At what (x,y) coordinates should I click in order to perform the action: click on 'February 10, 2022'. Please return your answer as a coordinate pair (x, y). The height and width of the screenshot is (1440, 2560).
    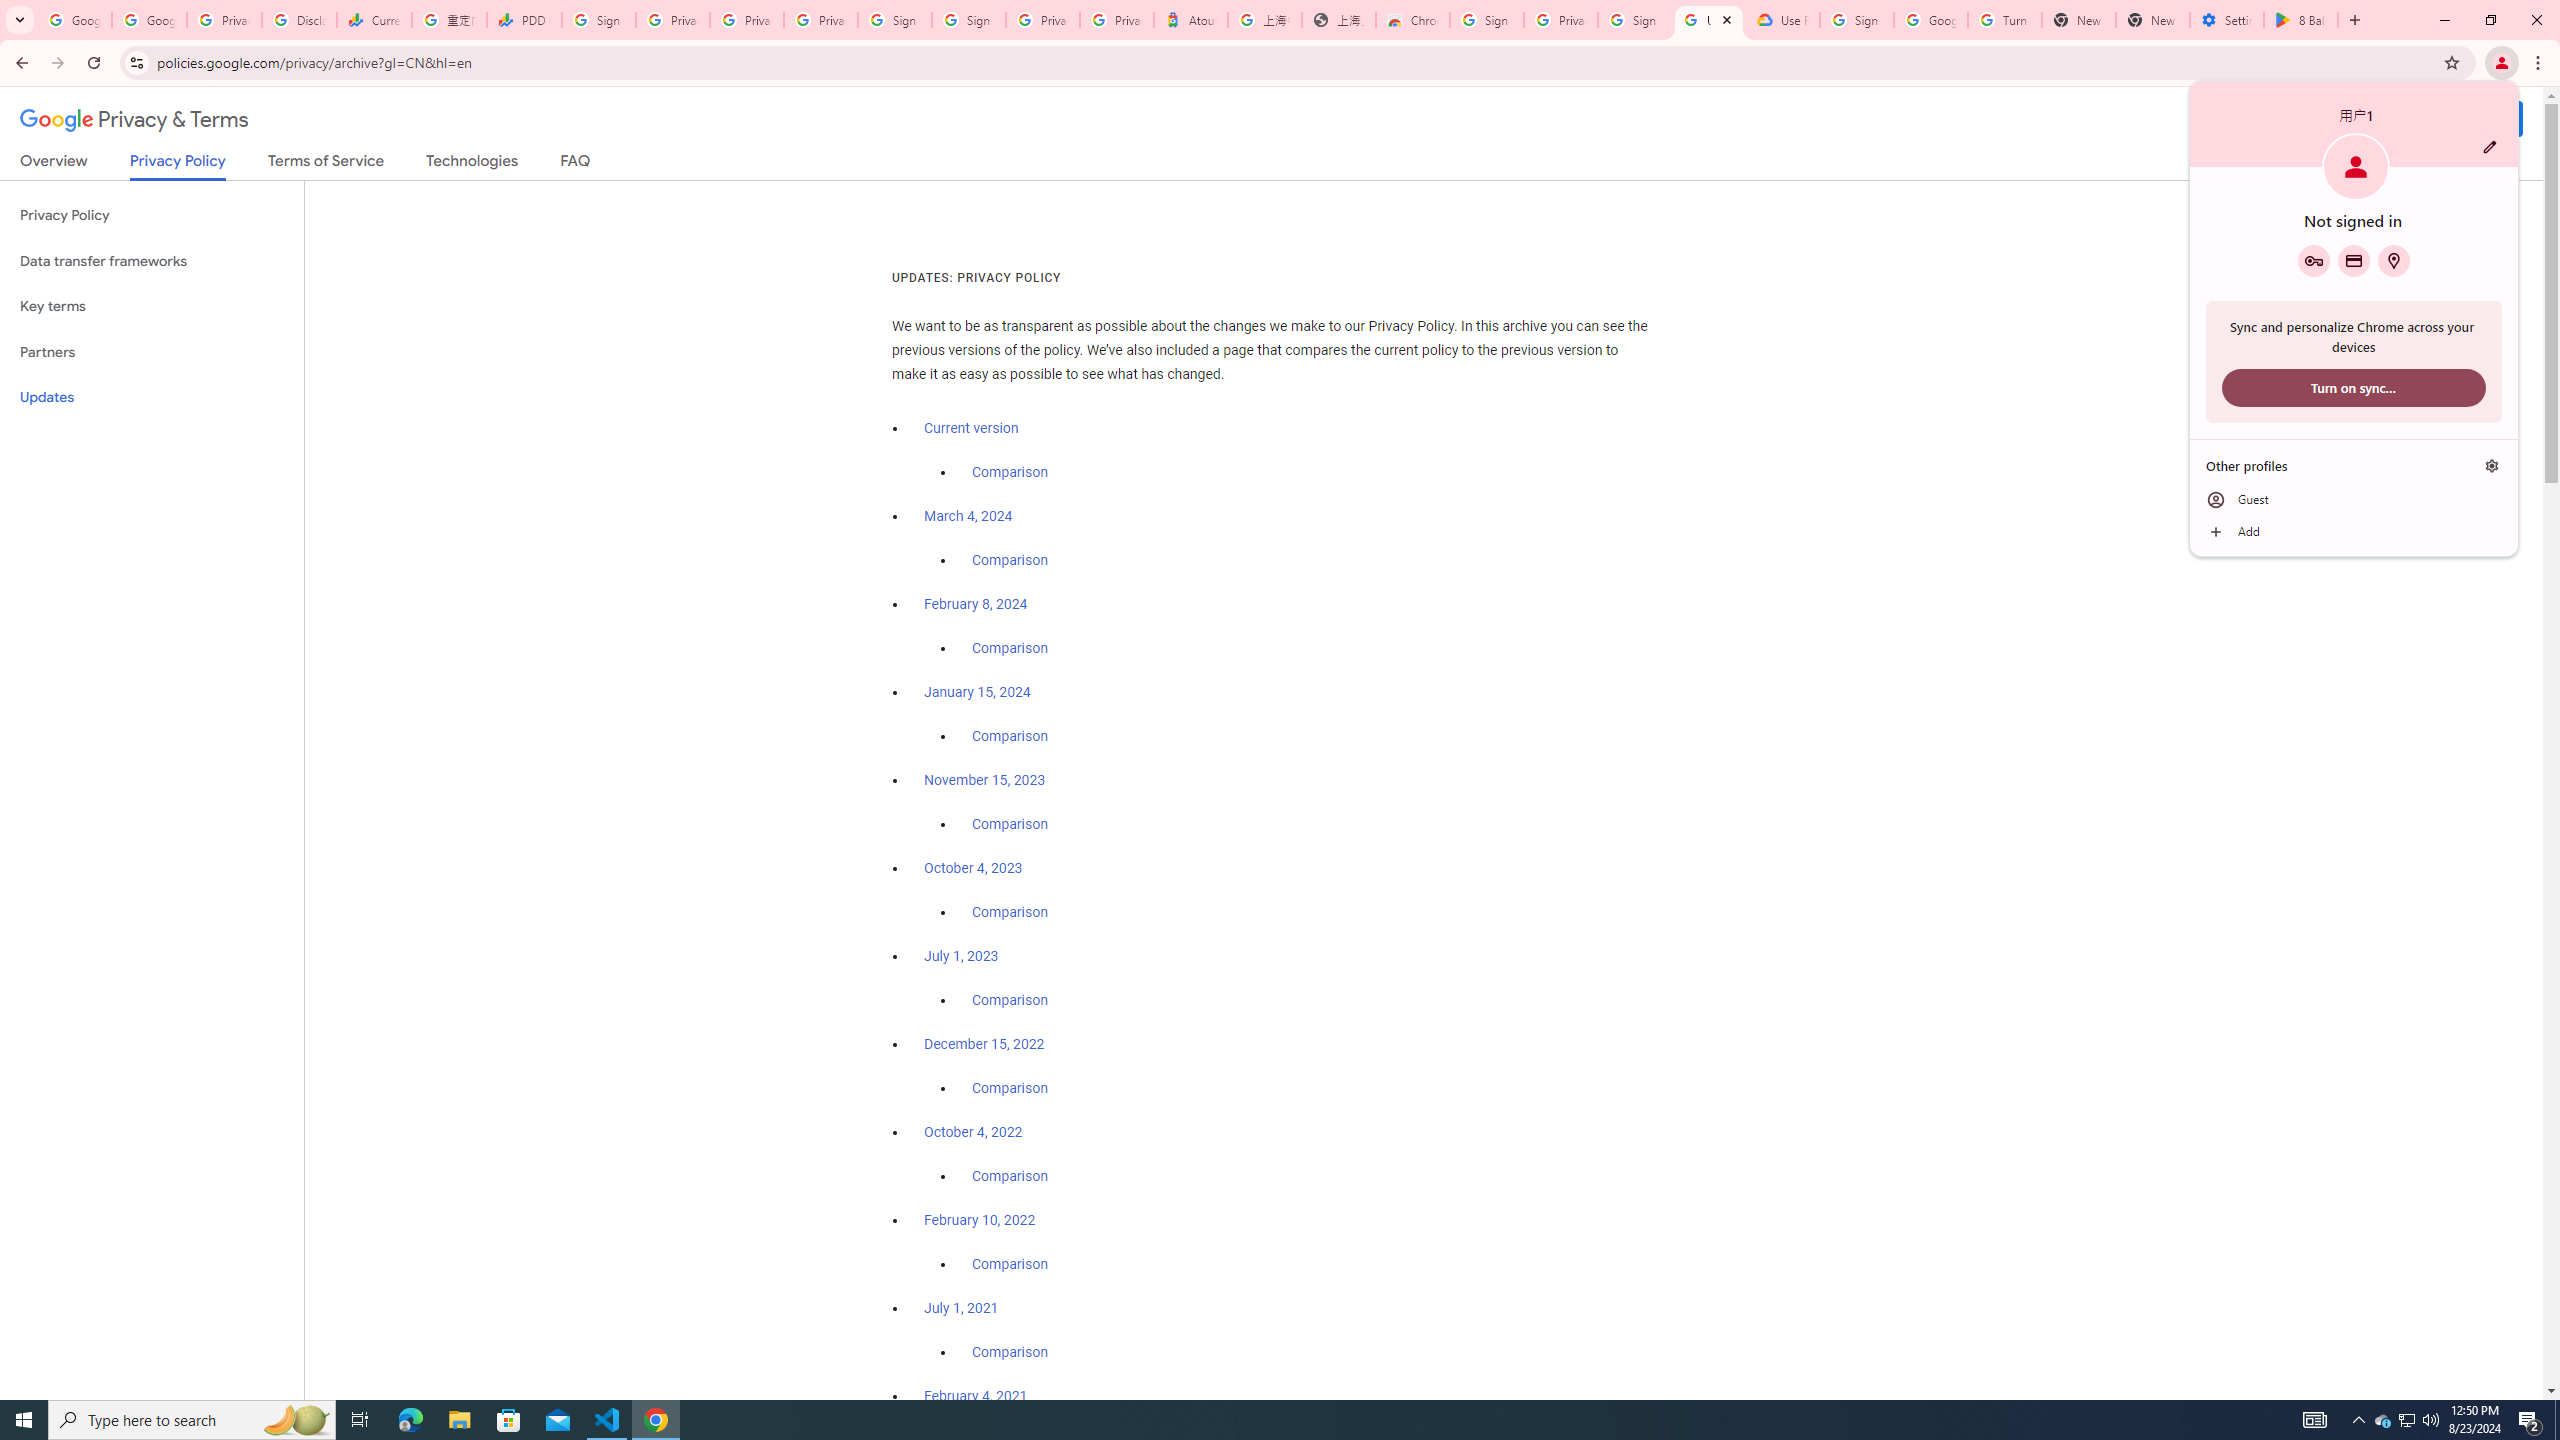
    Looking at the image, I should click on (979, 1218).